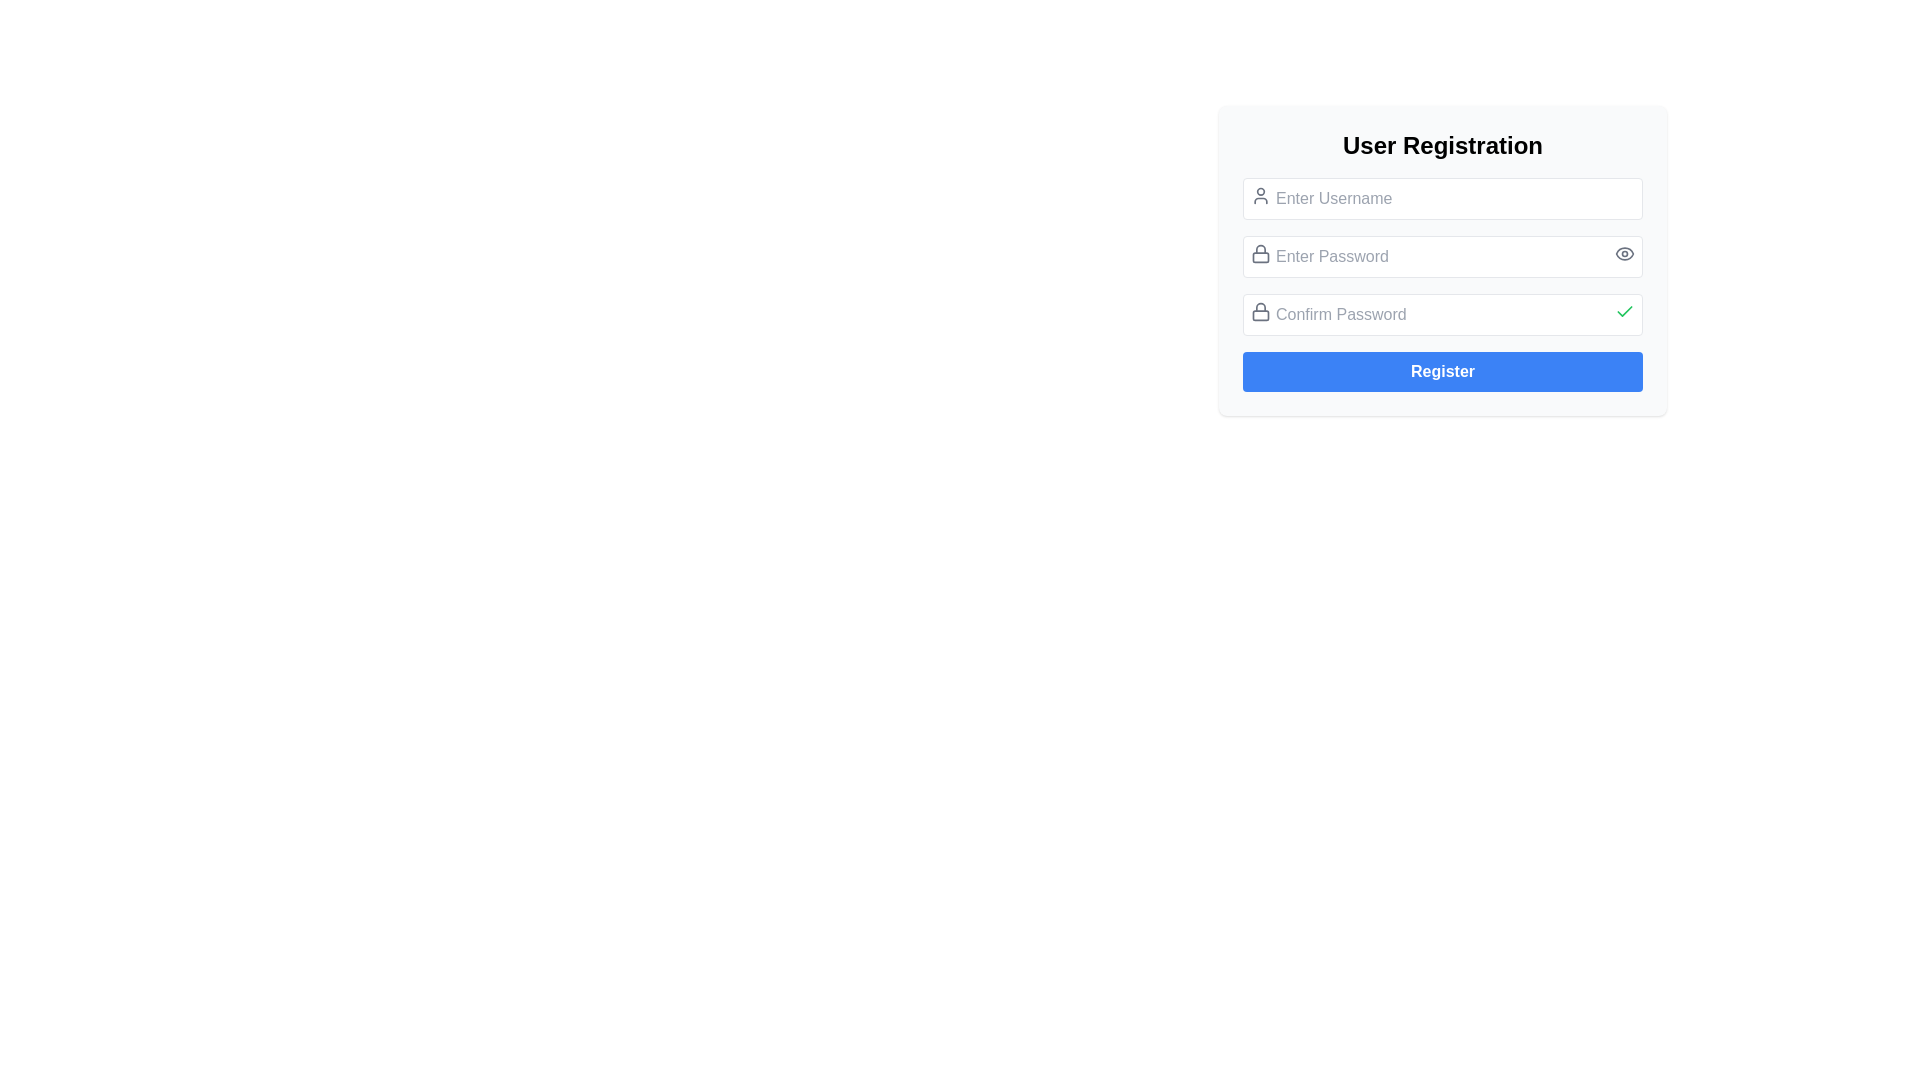  Describe the element at coordinates (1625, 311) in the screenshot. I see `the green checkmark icon located at the top-right corner of the 'Confirm Password' input field in the user registration card interface` at that location.